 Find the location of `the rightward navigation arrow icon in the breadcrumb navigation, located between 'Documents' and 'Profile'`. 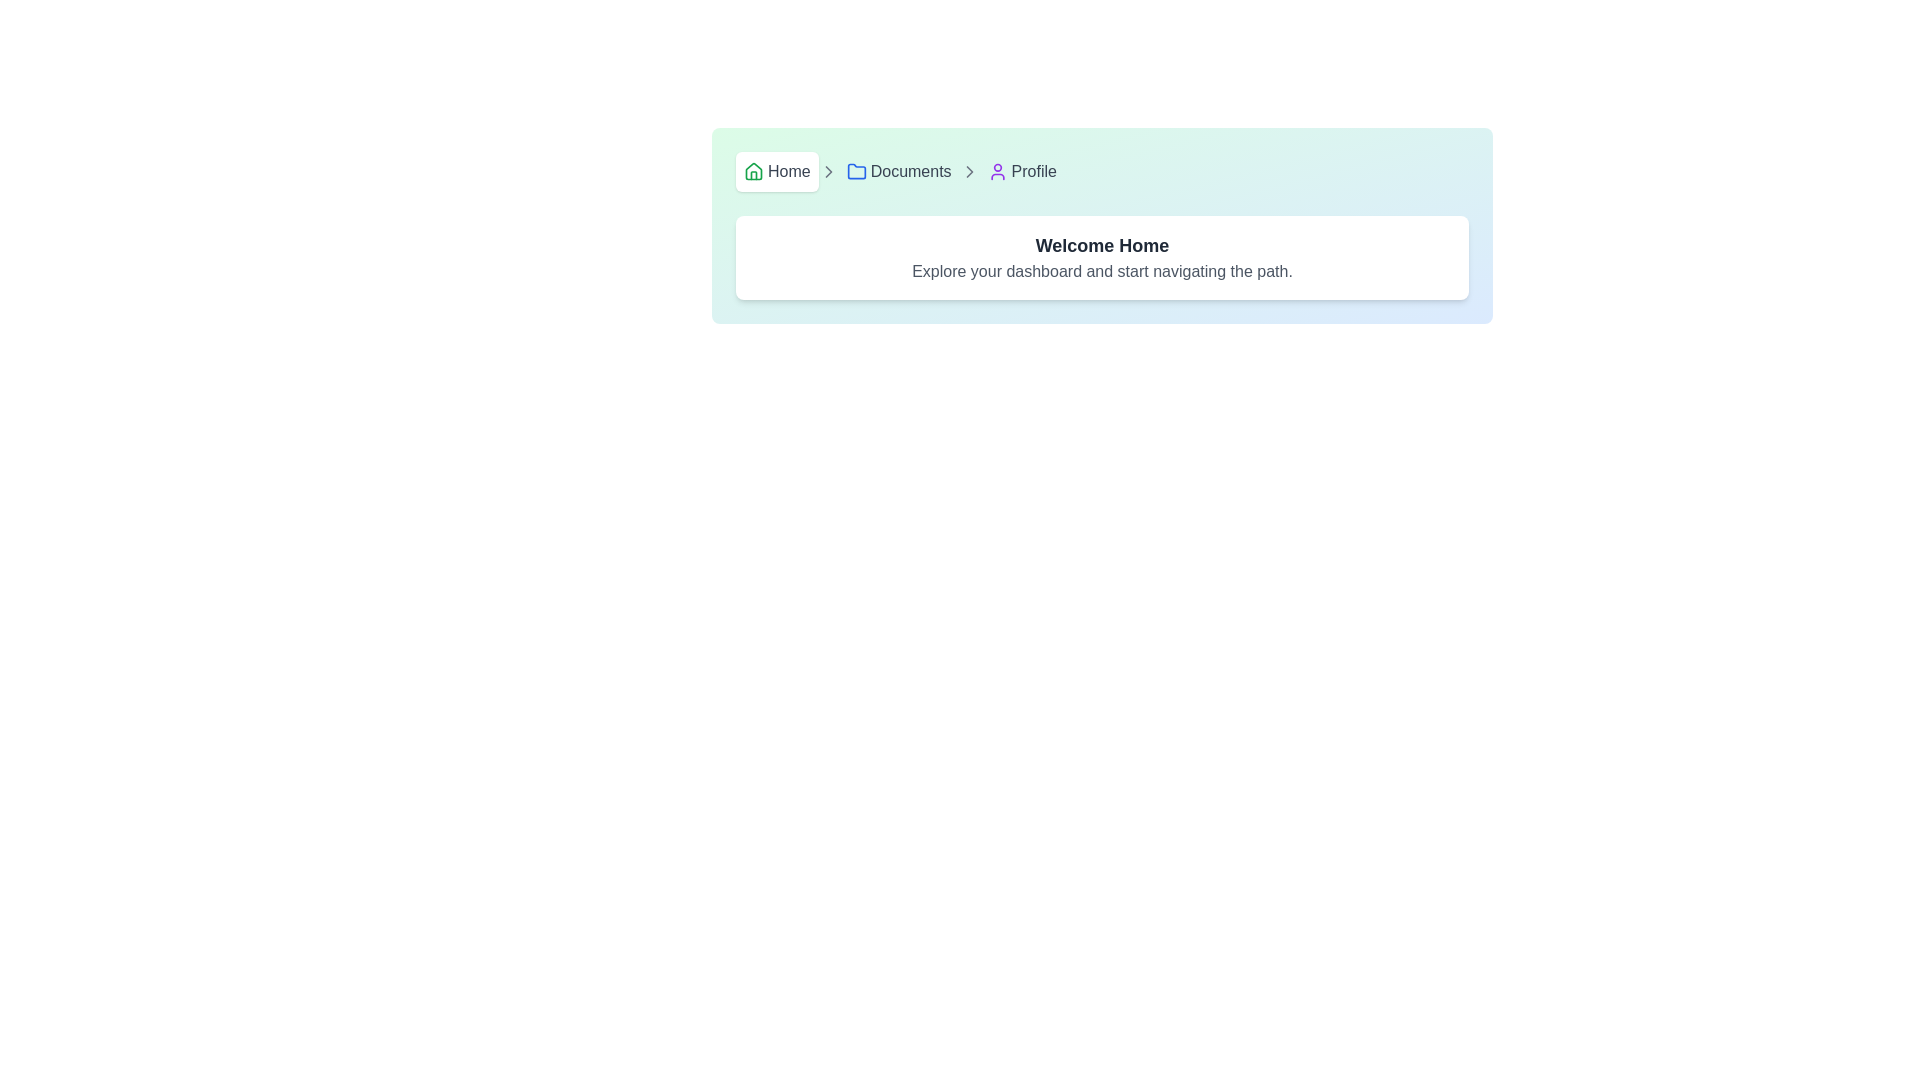

the rightward navigation arrow icon in the breadcrumb navigation, located between 'Documents' and 'Profile' is located at coordinates (969, 171).